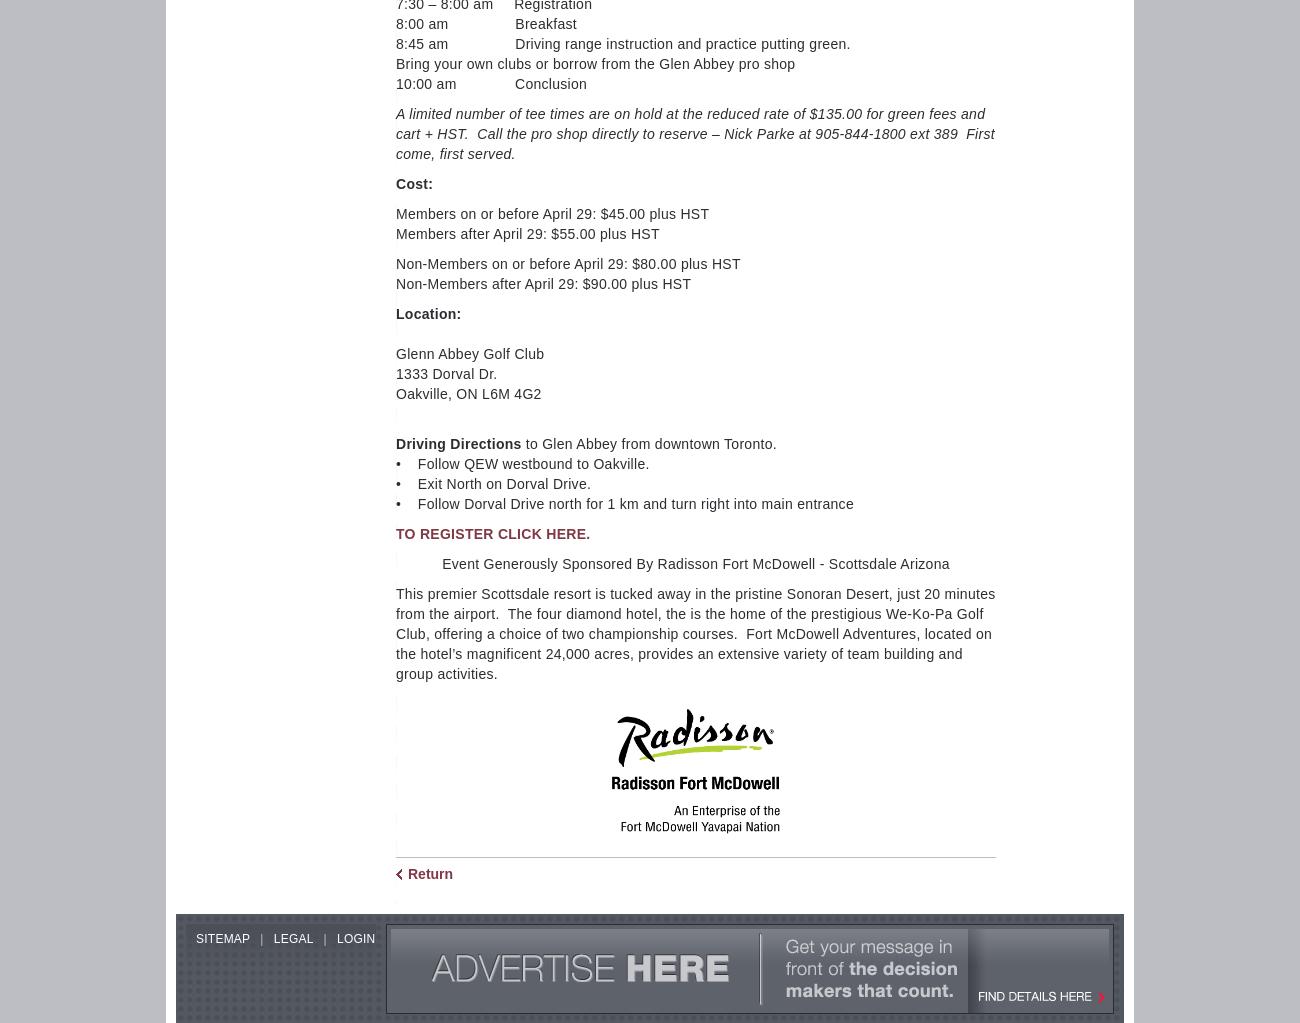  What do you see at coordinates (467, 392) in the screenshot?
I see `'Oakville, ON L6M 4G2'` at bounding box center [467, 392].